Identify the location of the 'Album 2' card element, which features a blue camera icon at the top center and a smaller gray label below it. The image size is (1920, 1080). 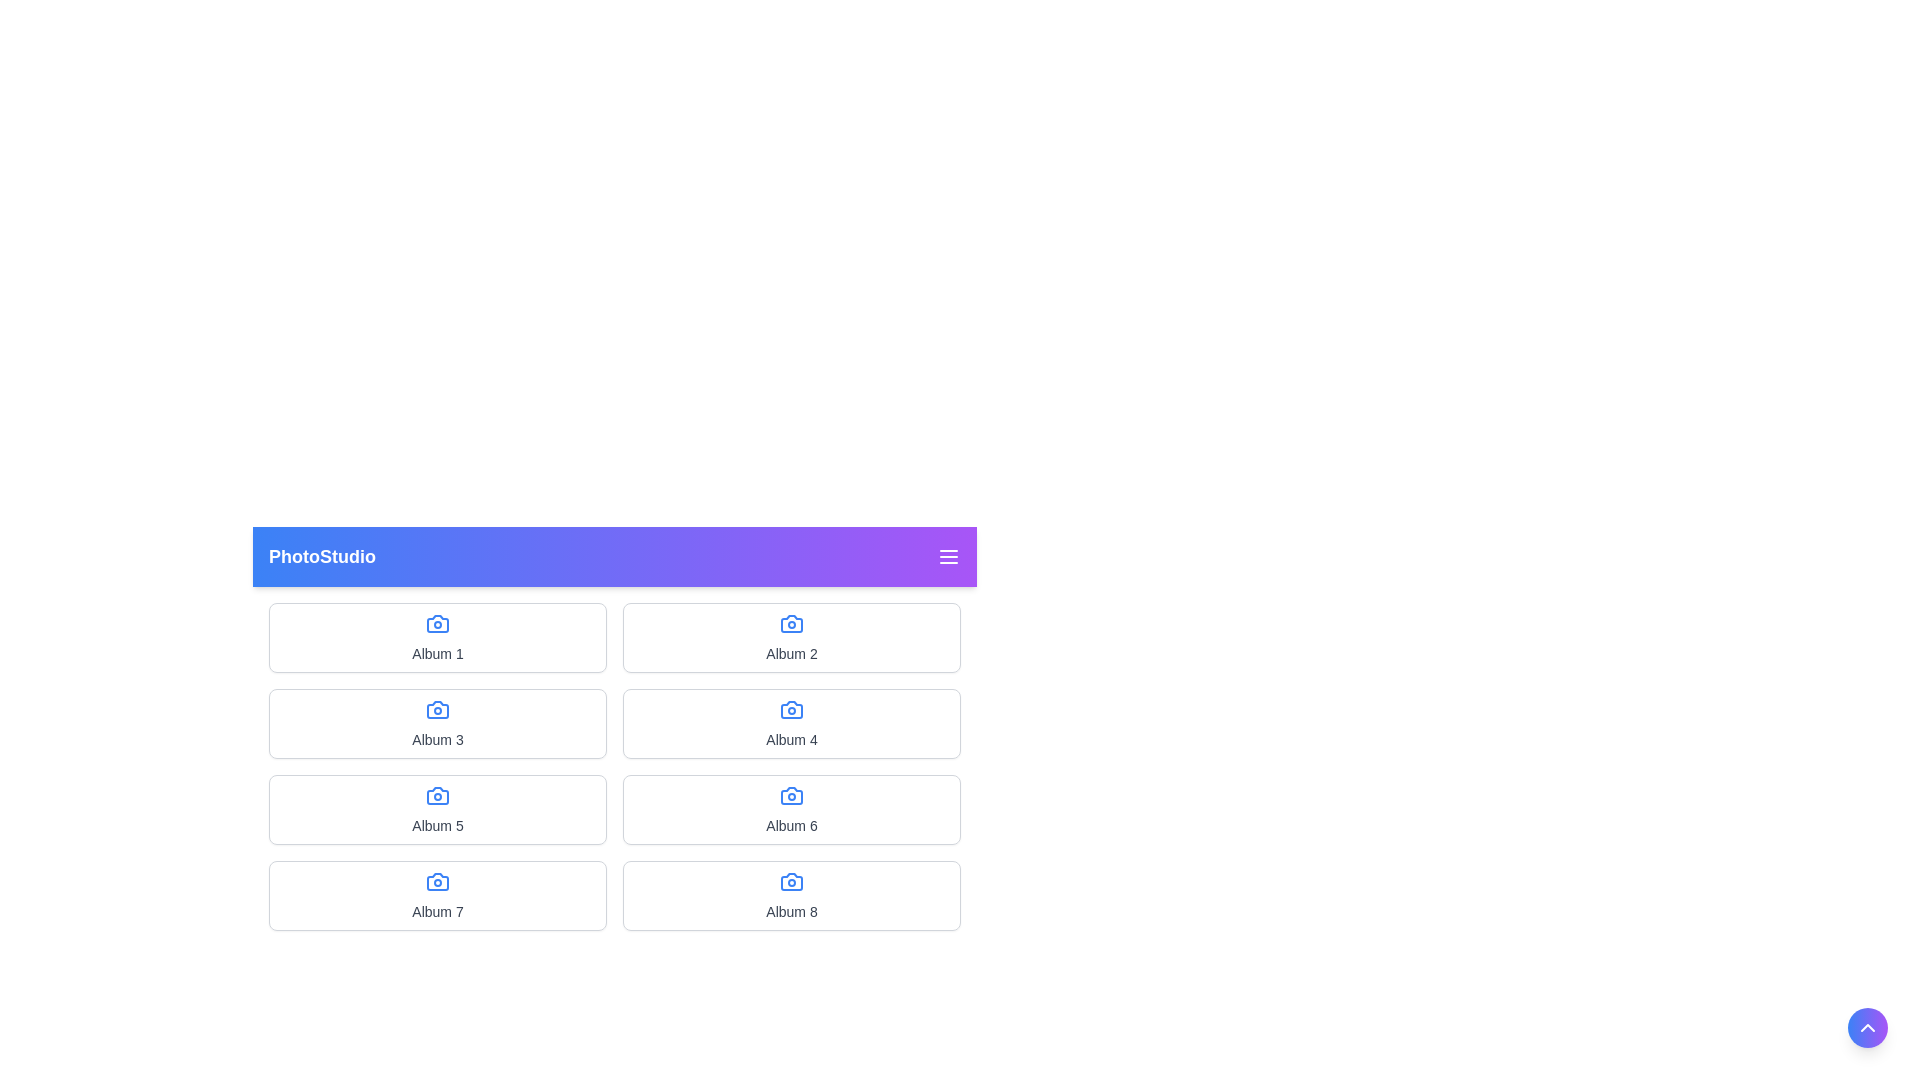
(791, 637).